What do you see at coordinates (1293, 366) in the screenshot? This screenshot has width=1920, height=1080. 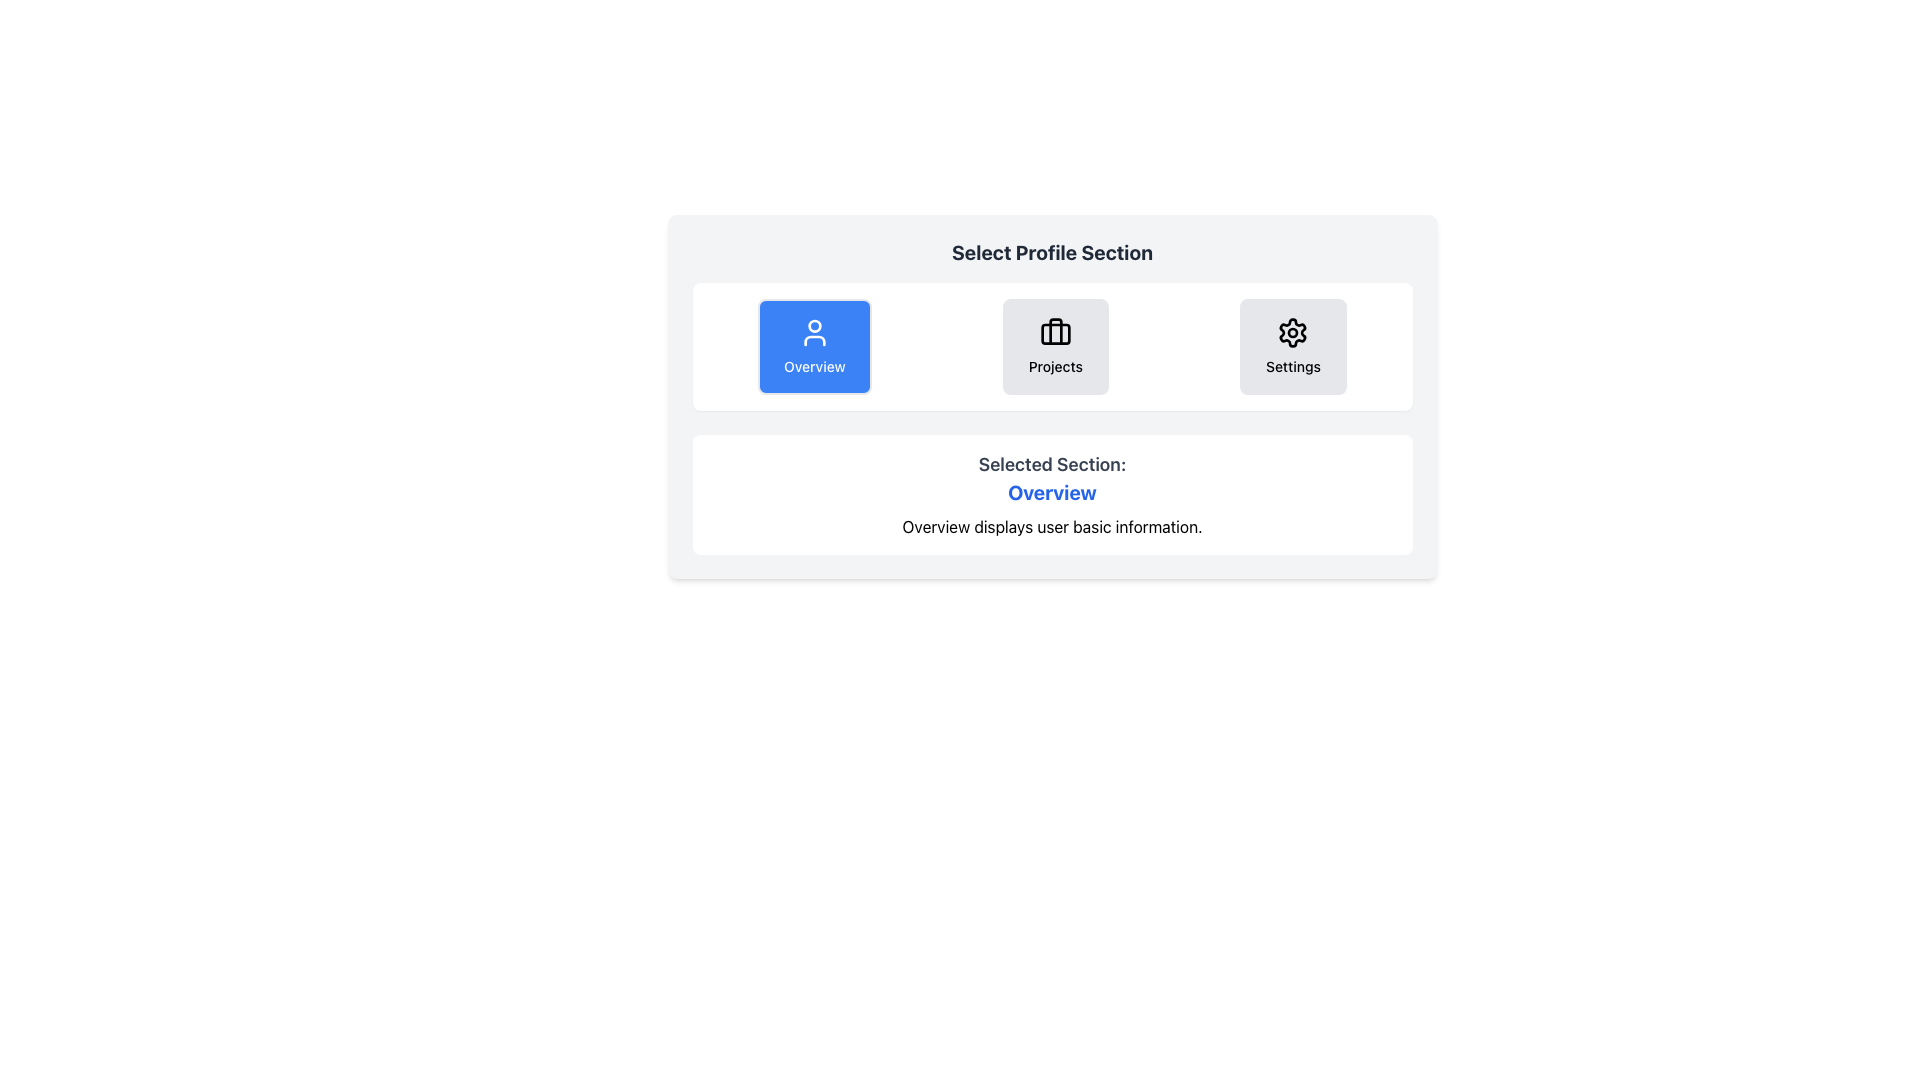 I see `text label displaying 'Settings' located below the gear icon in the settings section of the UI` at bounding box center [1293, 366].